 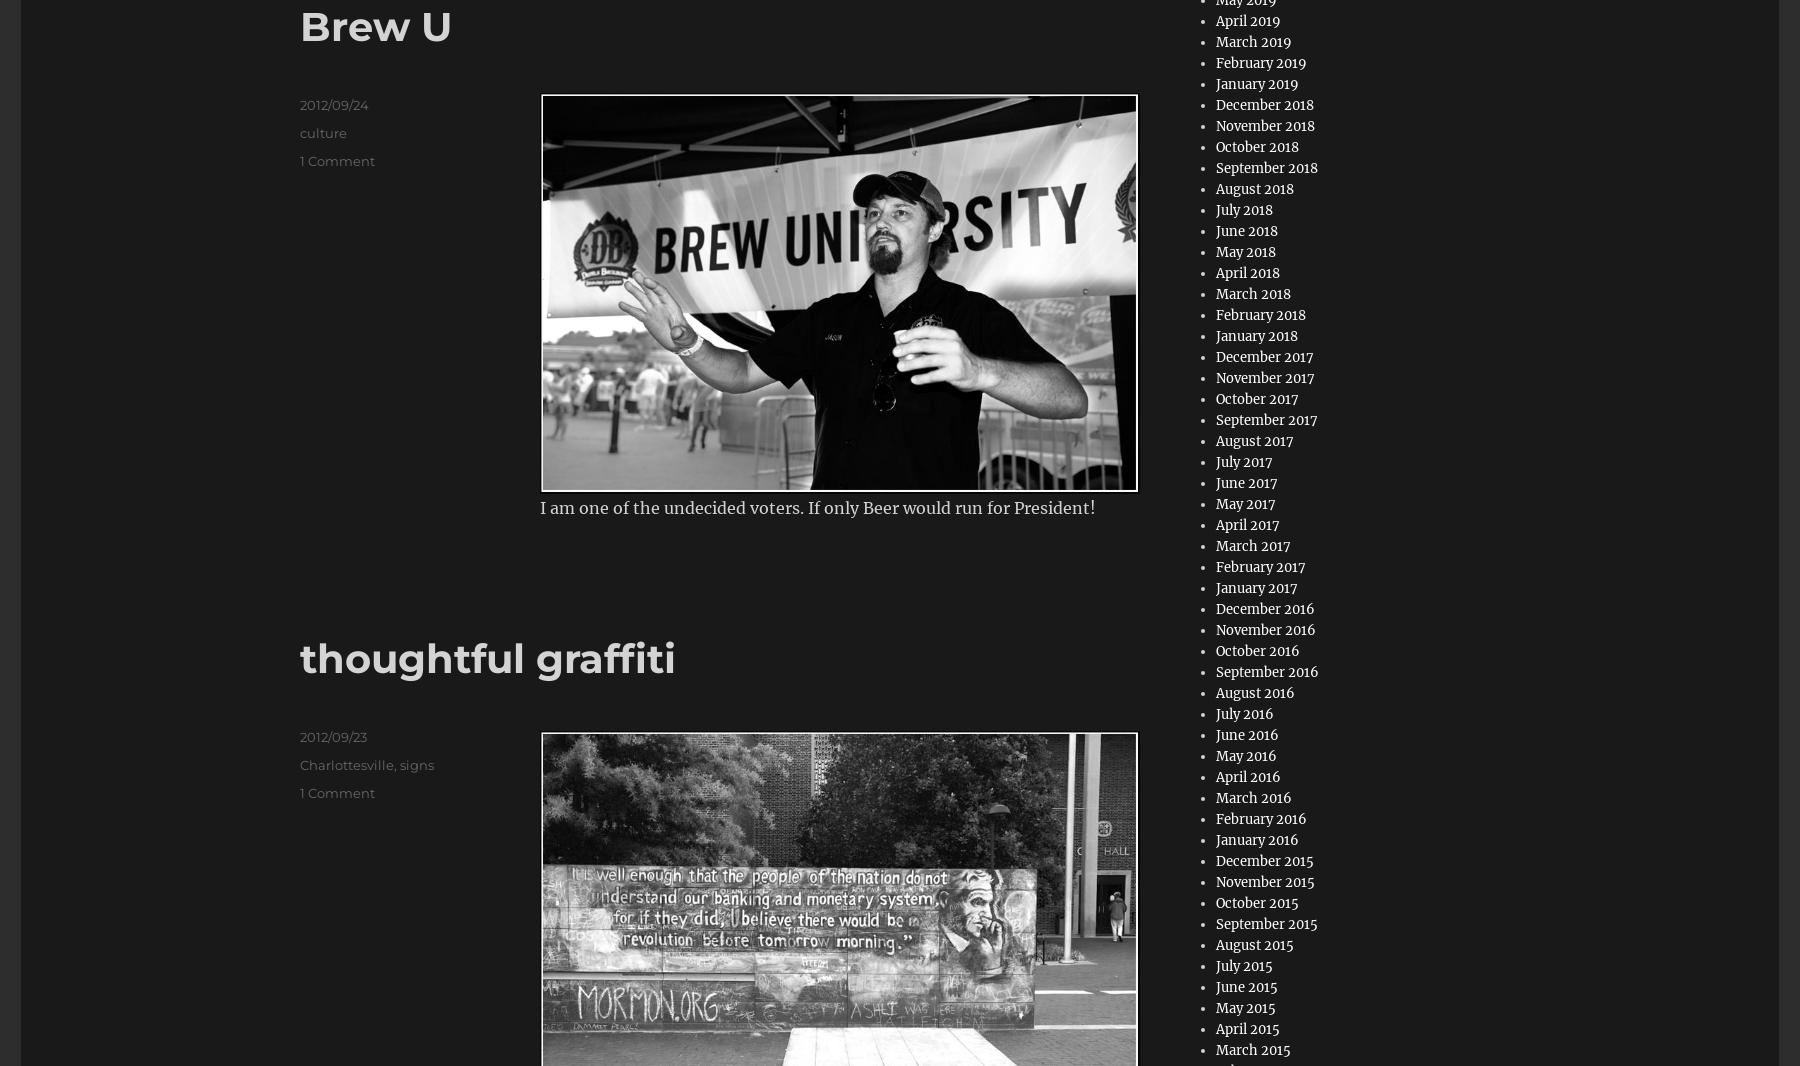 I want to click on 'March 2018', so click(x=1253, y=294).